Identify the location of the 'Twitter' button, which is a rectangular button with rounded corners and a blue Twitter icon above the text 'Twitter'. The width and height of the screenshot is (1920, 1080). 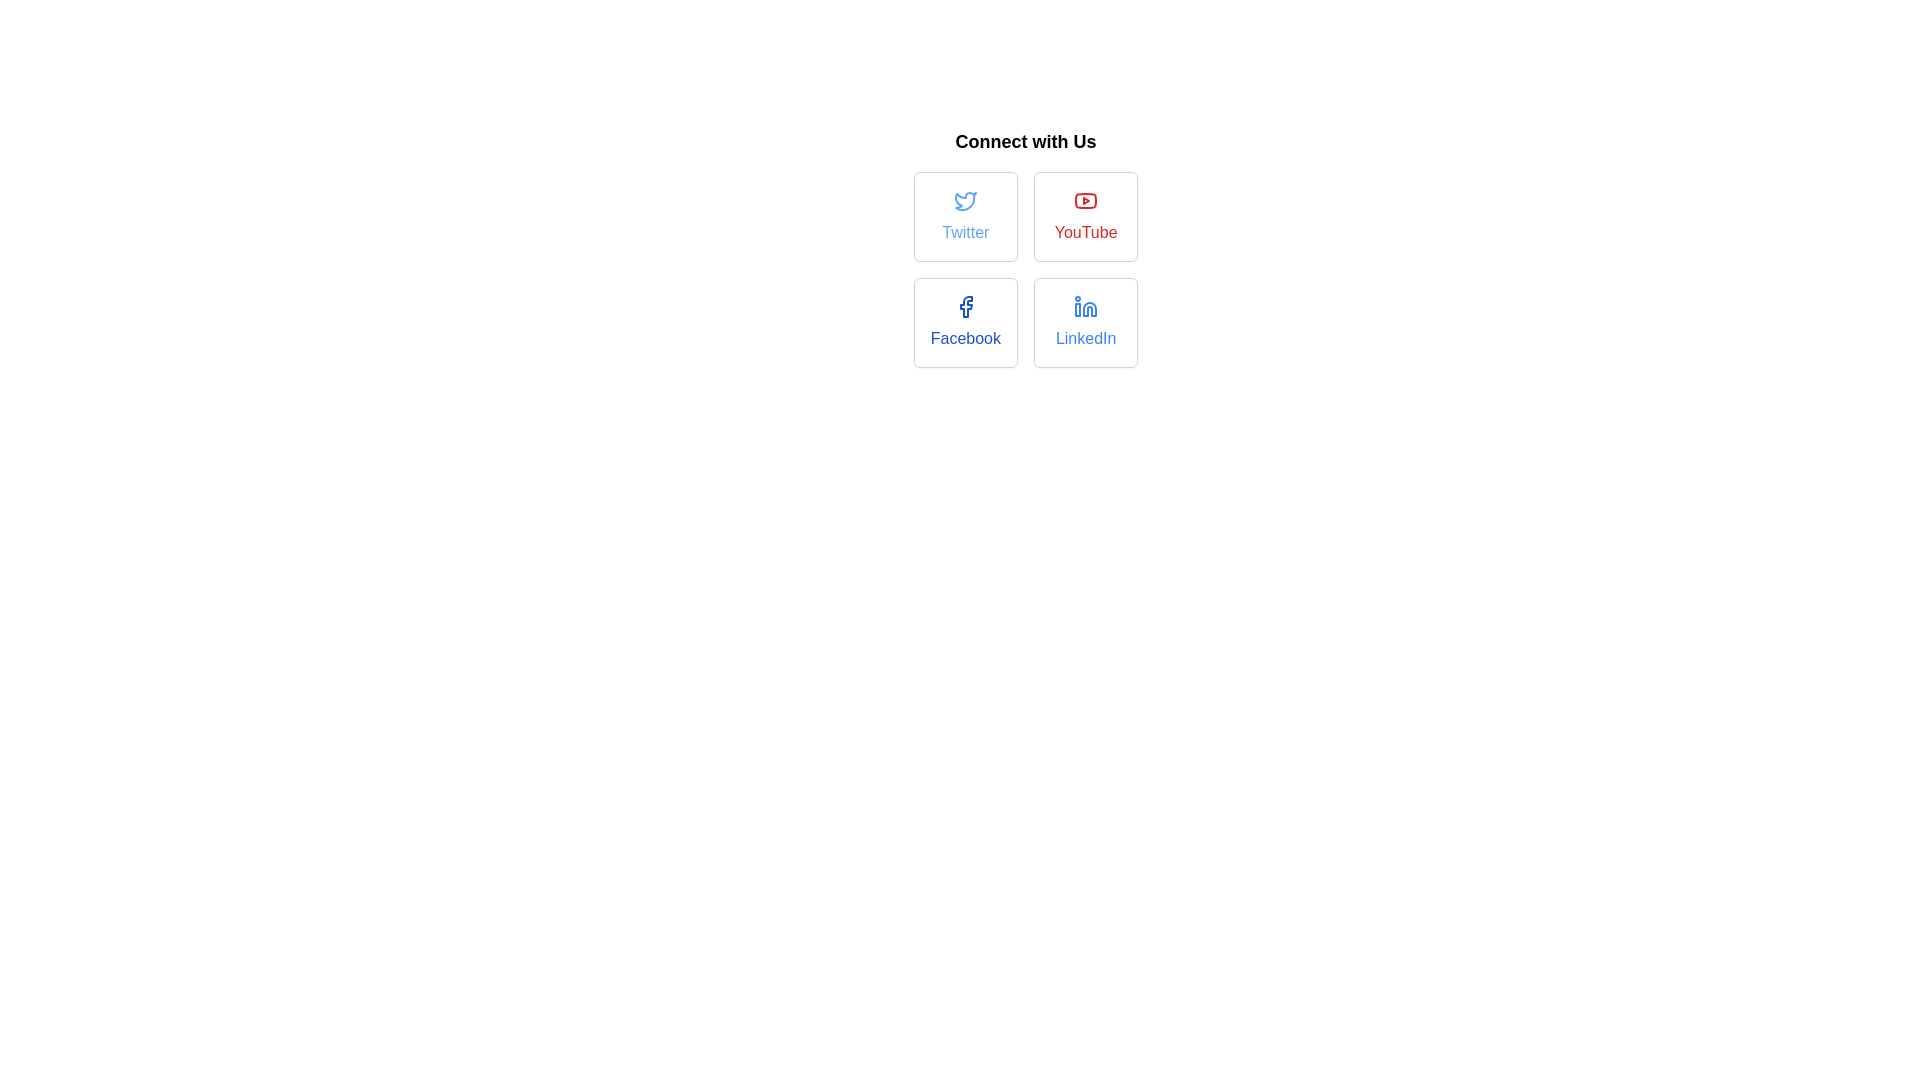
(965, 216).